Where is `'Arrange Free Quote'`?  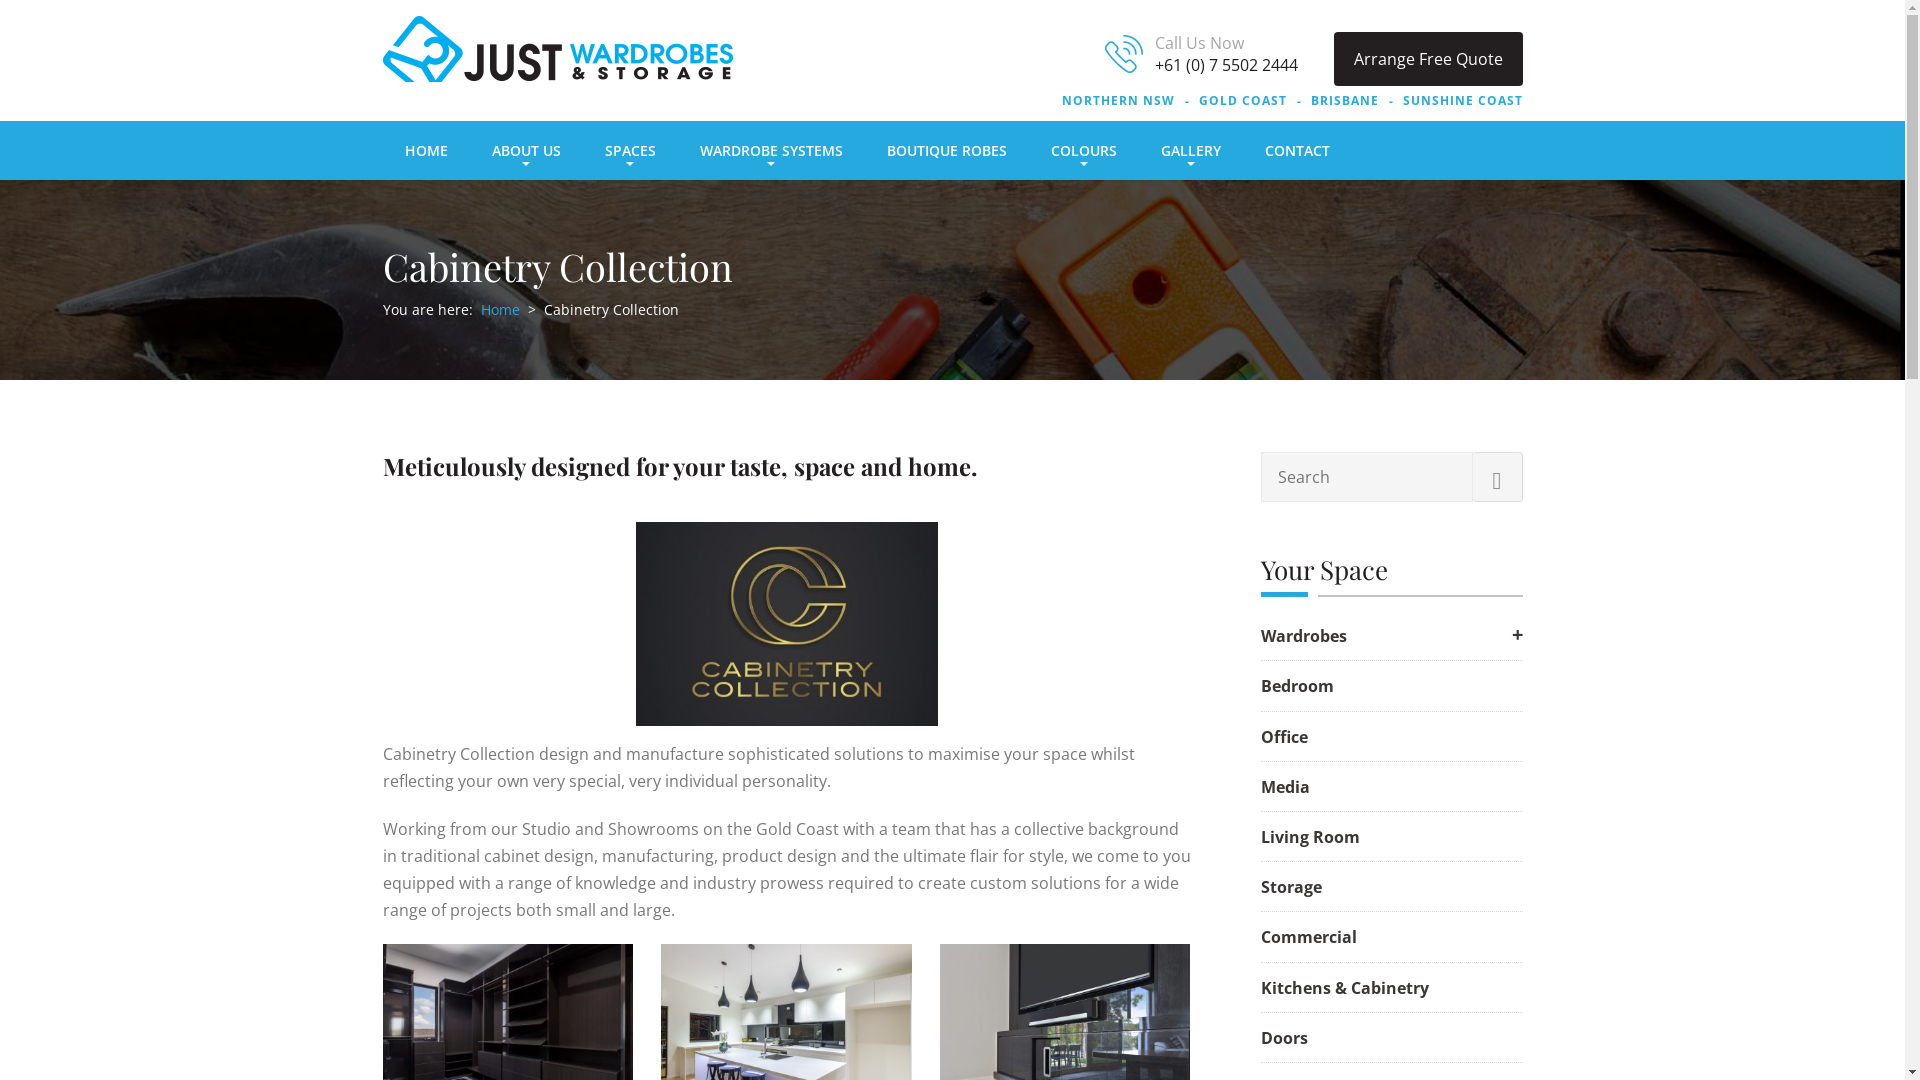
'Arrange Free Quote' is located at coordinates (1427, 57).